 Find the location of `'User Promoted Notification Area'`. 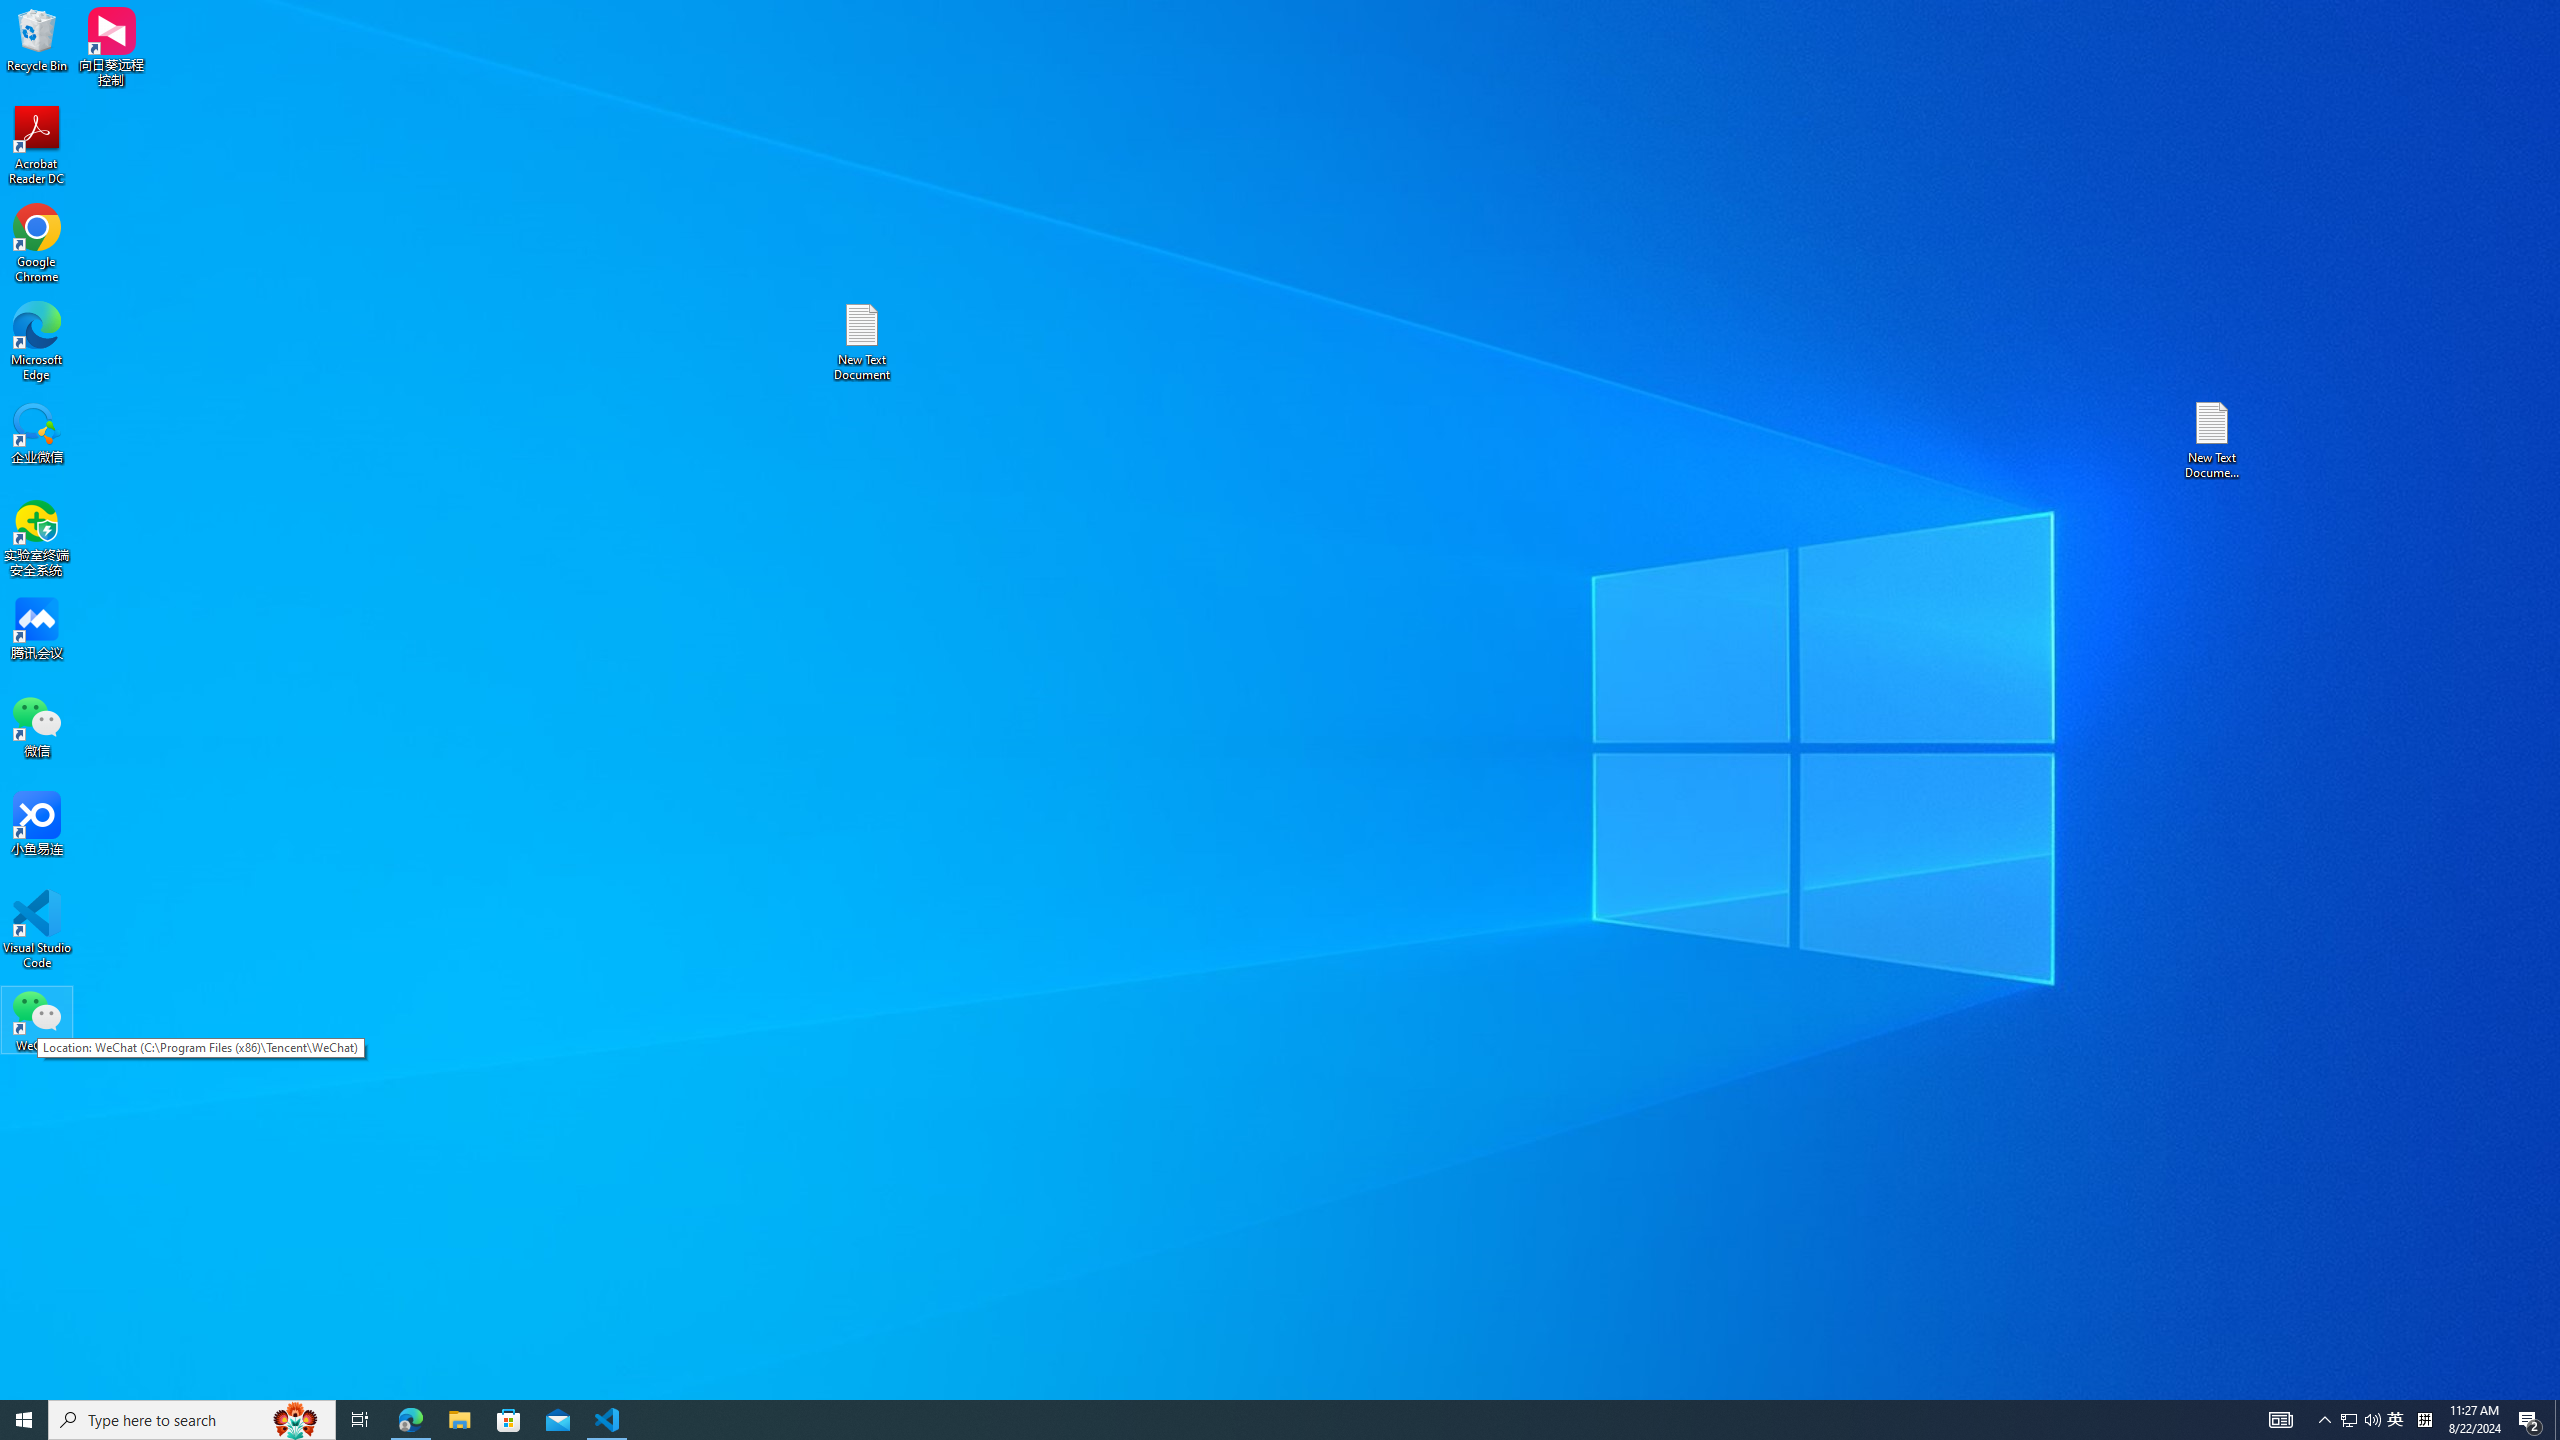

'User Promoted Notification Area' is located at coordinates (2360, 1418).